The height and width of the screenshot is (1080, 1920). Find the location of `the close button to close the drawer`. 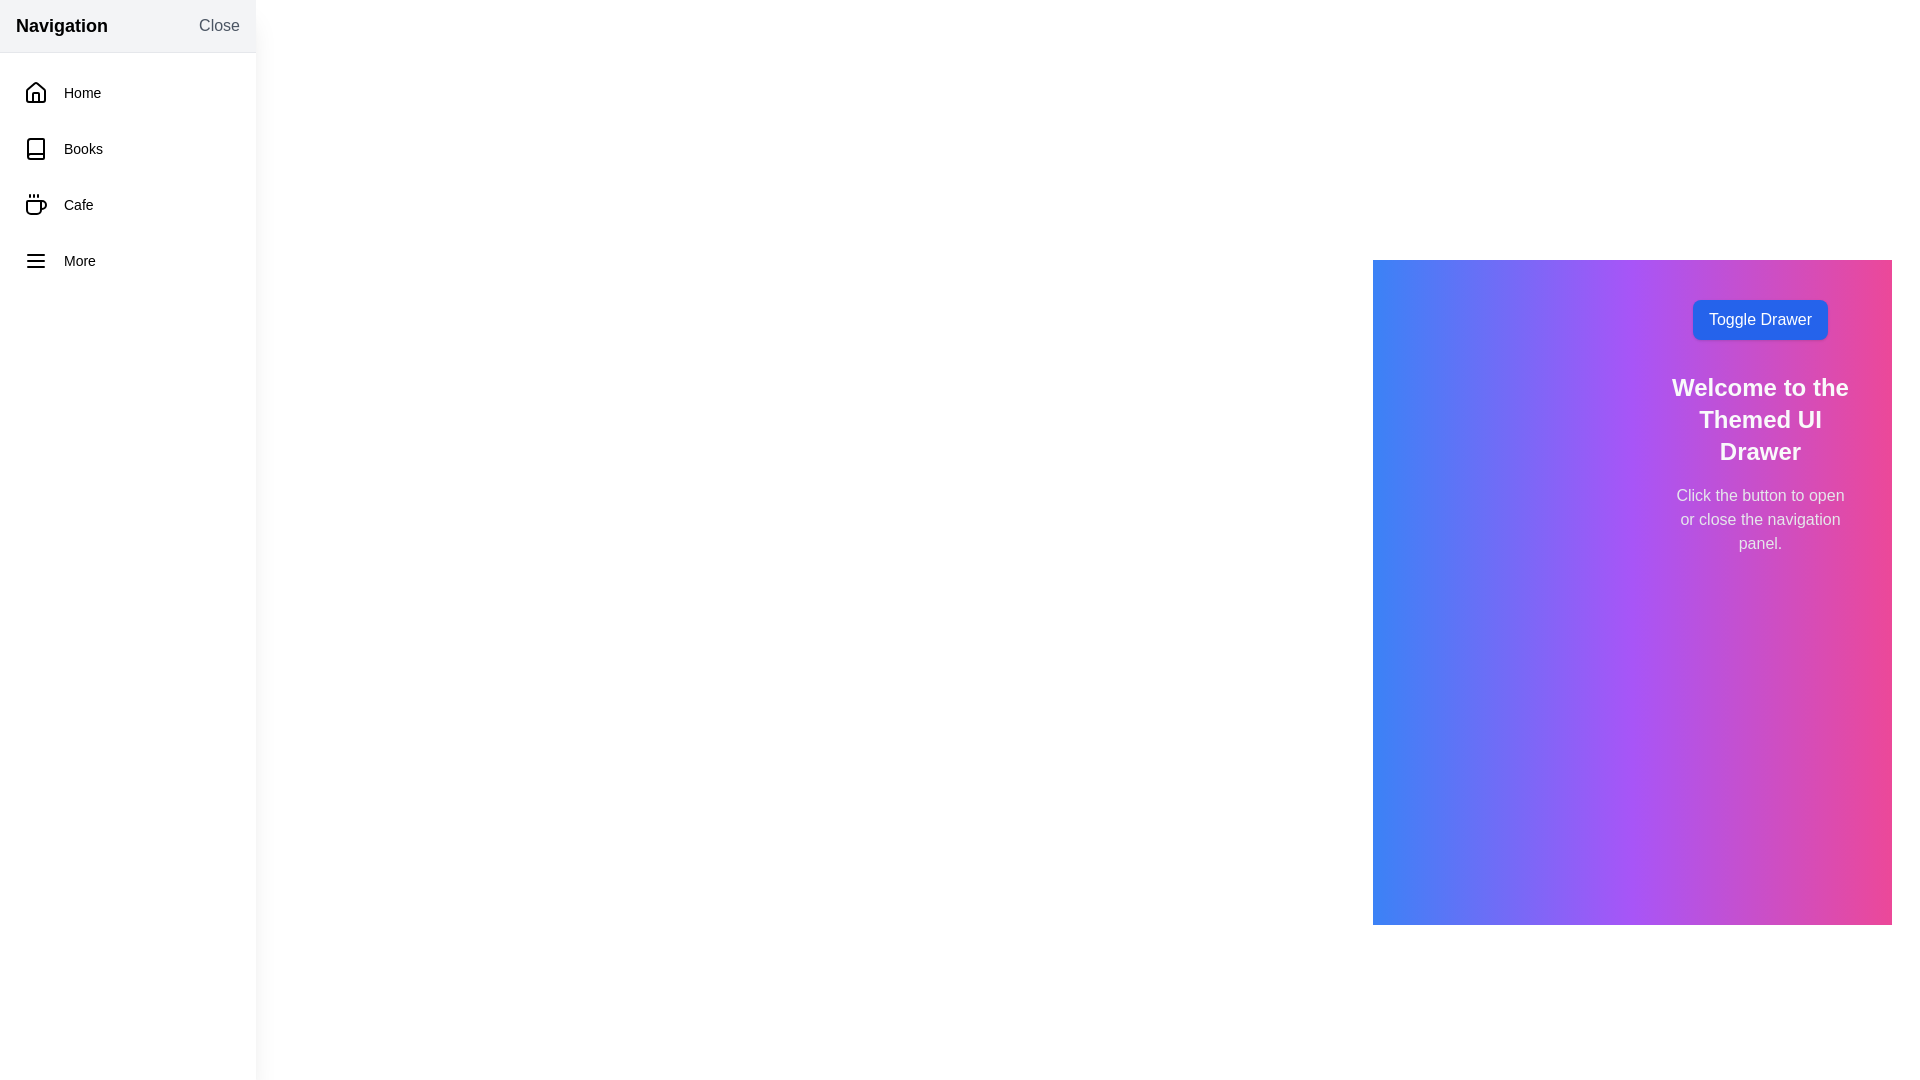

the close button to close the drawer is located at coordinates (219, 26).